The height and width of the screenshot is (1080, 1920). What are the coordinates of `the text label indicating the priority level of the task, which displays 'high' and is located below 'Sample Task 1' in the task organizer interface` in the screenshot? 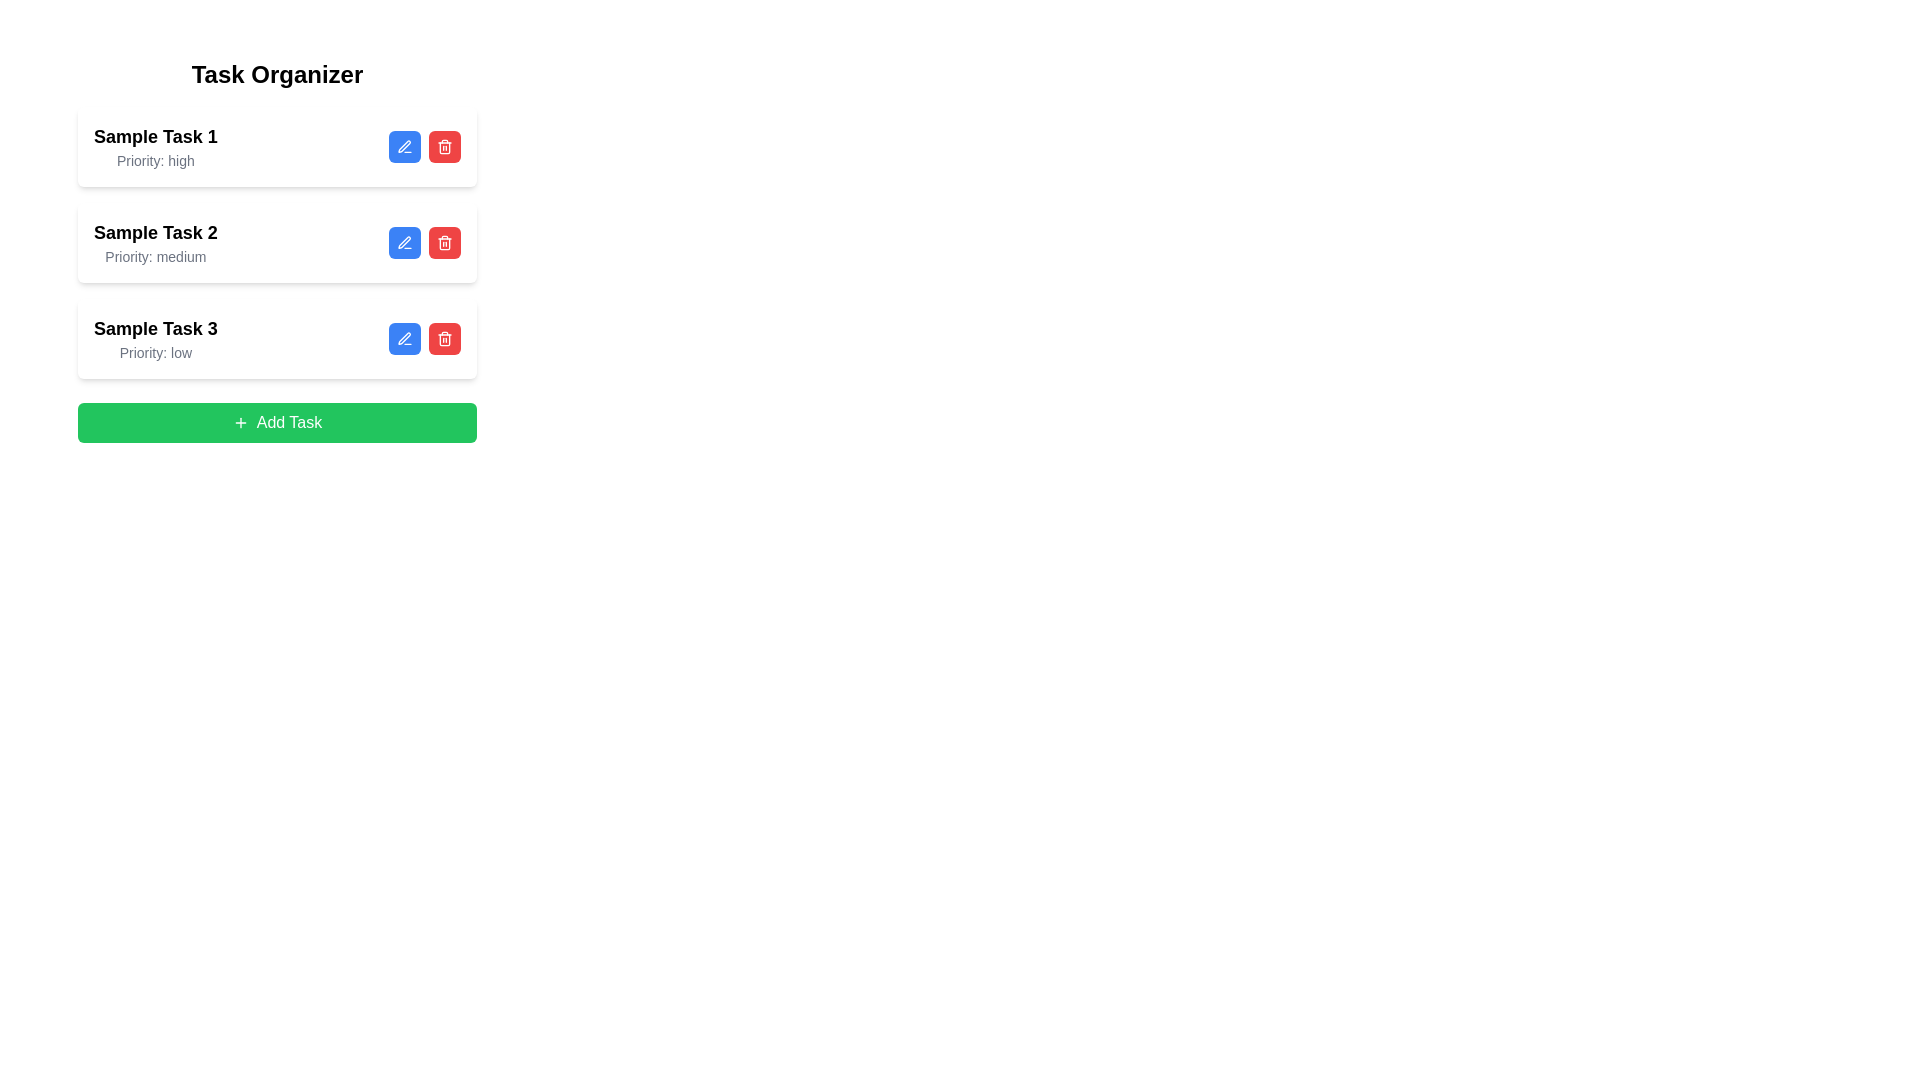 It's located at (154, 160).